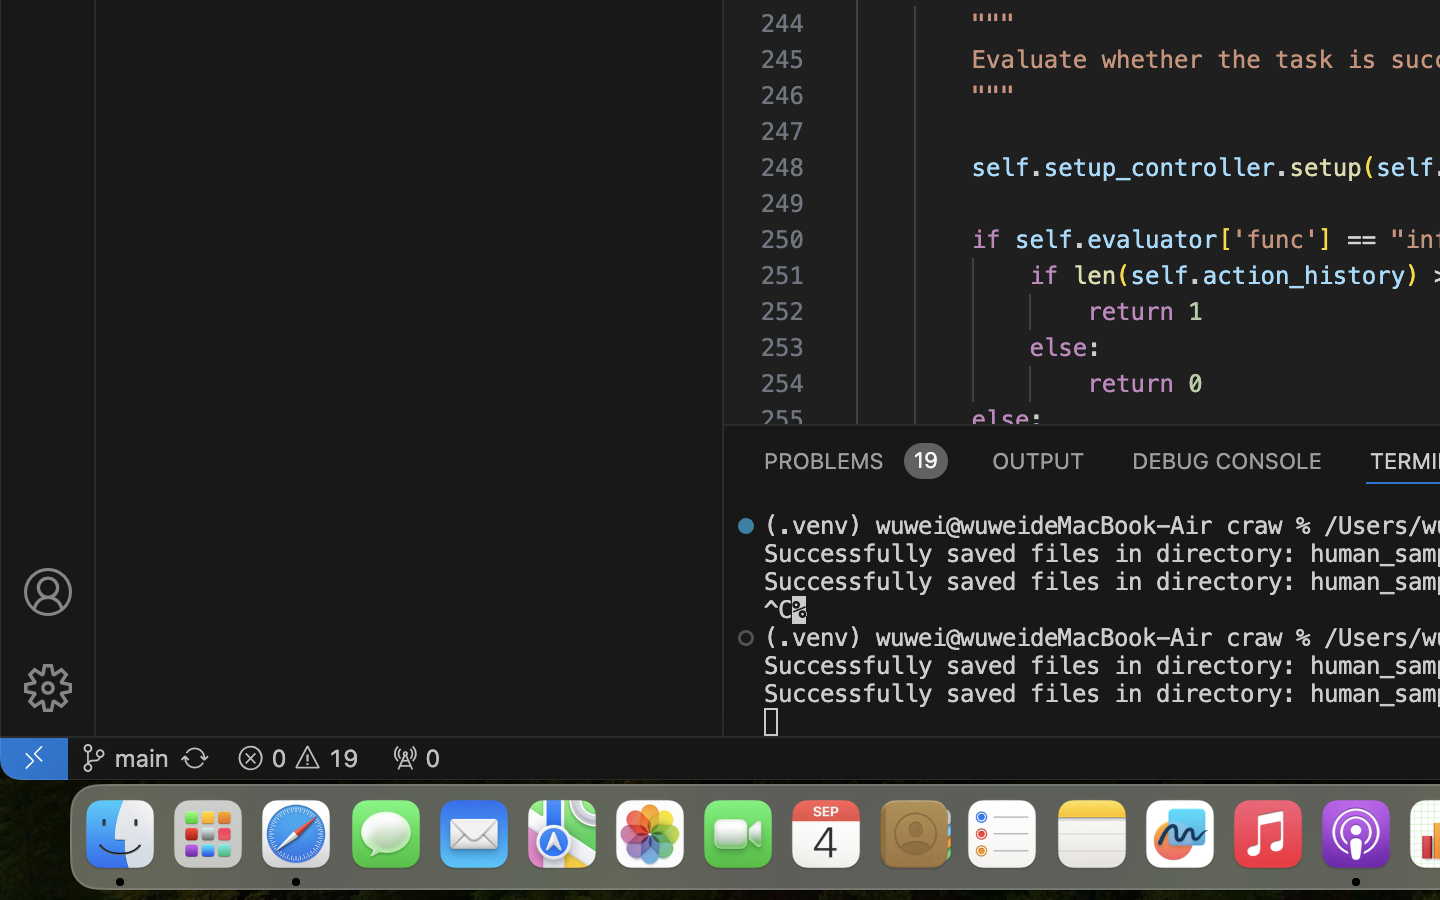 Image resolution: width=1440 pixels, height=900 pixels. Describe the element at coordinates (854, 458) in the screenshot. I see `'0 PROBLEMS 19'` at that location.